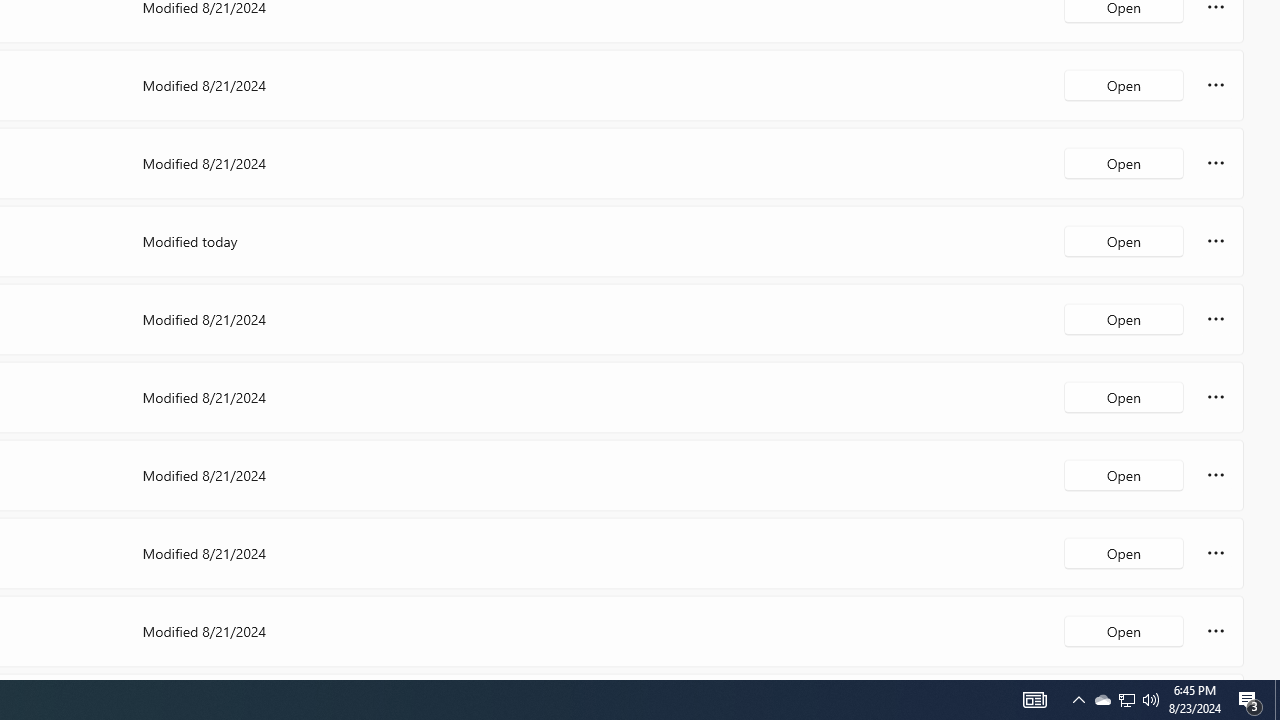 This screenshot has width=1280, height=720. What do you see at coordinates (1034, 698) in the screenshot?
I see `'Notification Chevron'` at bounding box center [1034, 698].